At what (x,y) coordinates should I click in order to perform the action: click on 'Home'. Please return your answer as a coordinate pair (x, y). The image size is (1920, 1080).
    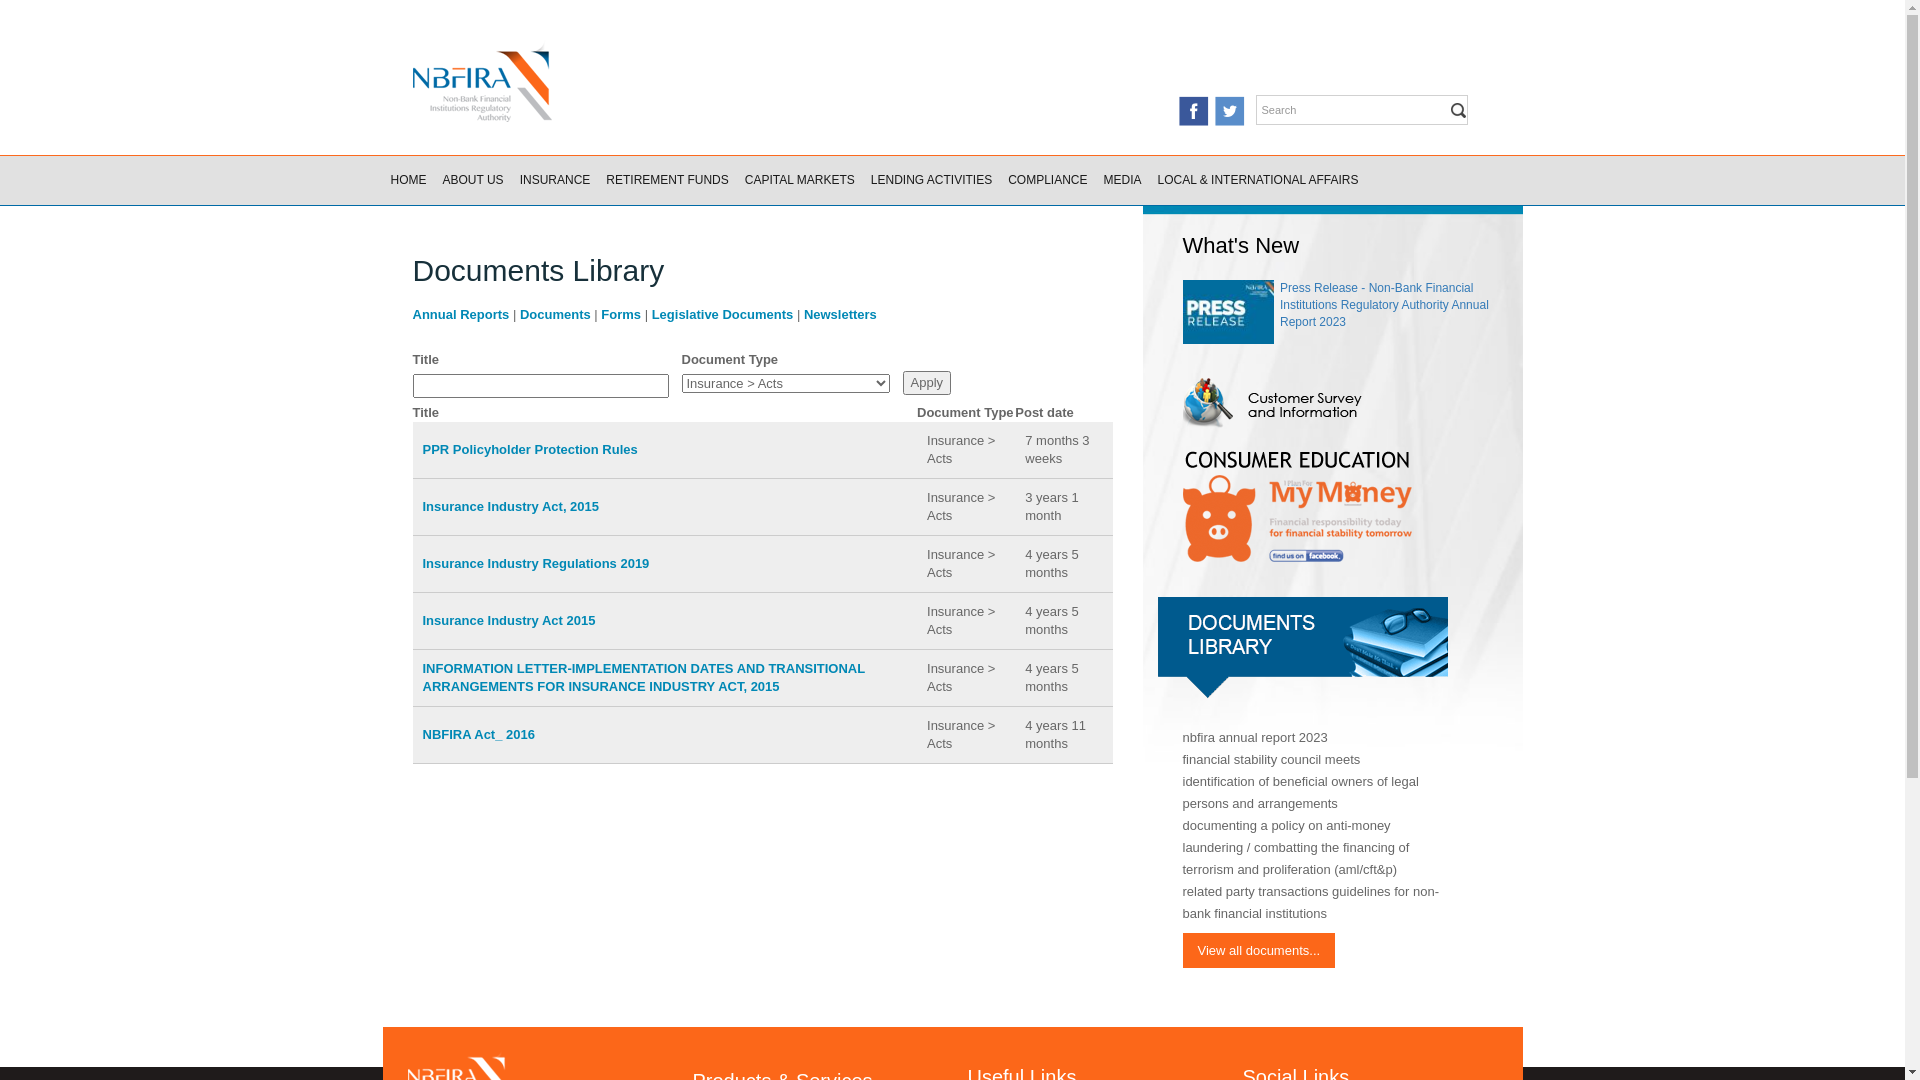
    Looking at the image, I should click on (398, 80).